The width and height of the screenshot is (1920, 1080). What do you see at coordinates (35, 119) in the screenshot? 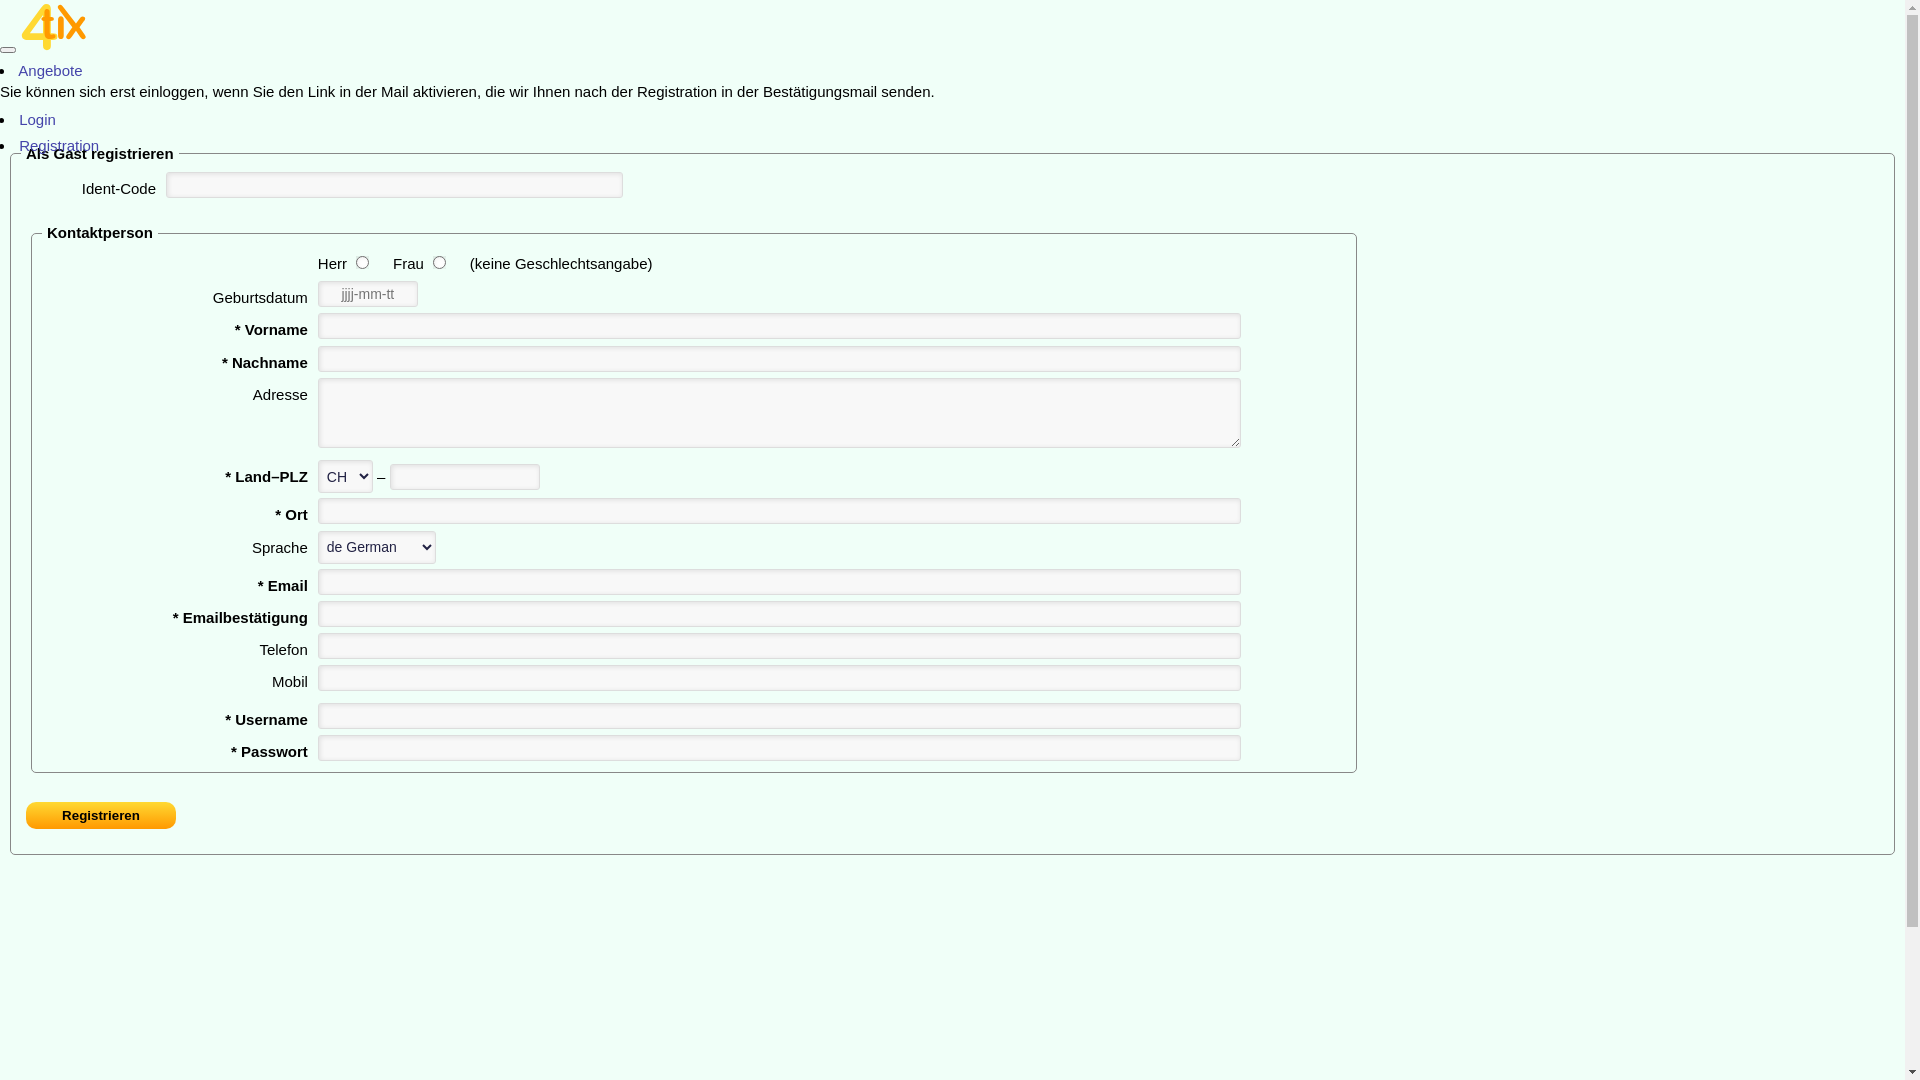
I see `' Login'` at bounding box center [35, 119].